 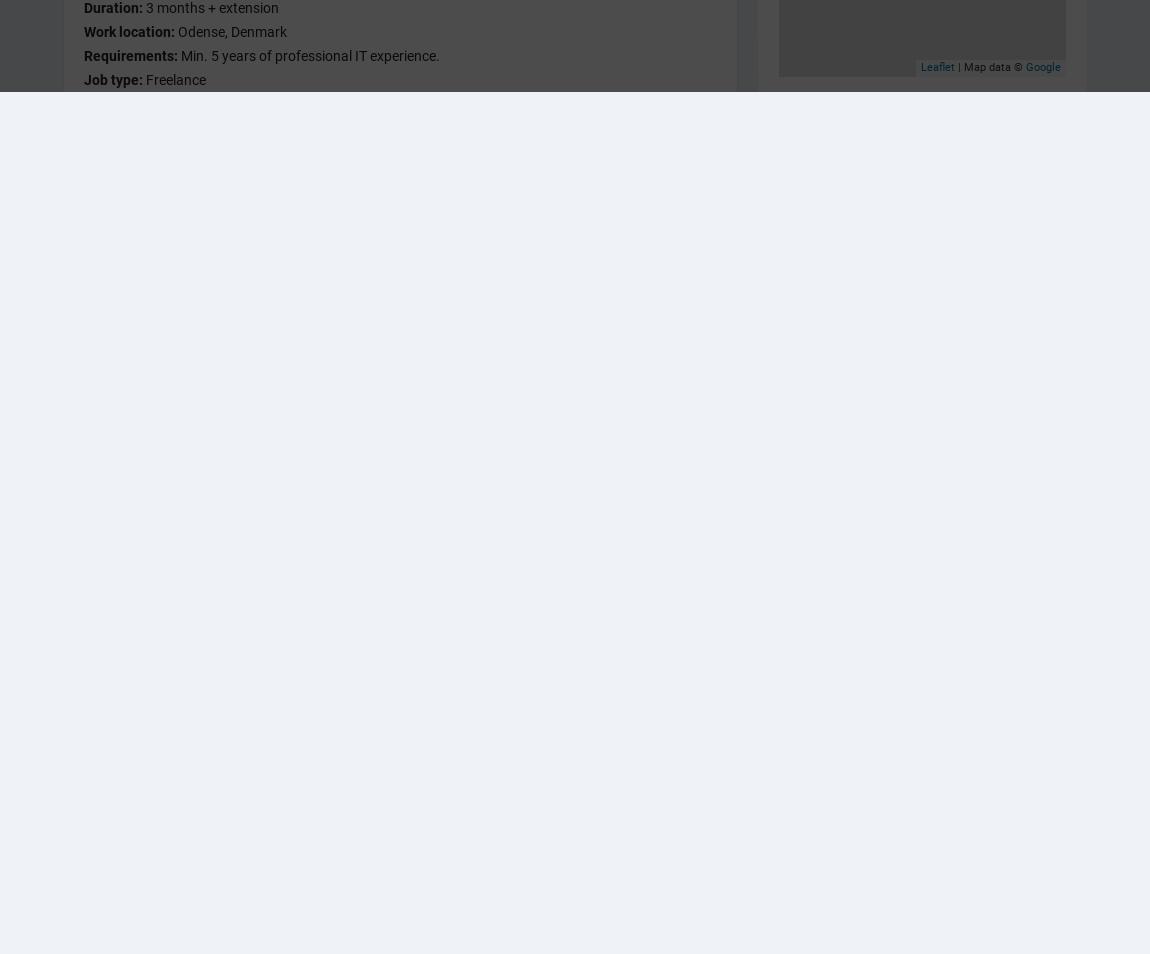 What do you see at coordinates (589, 895) in the screenshot?
I see `'Region Midtjylland'` at bounding box center [589, 895].